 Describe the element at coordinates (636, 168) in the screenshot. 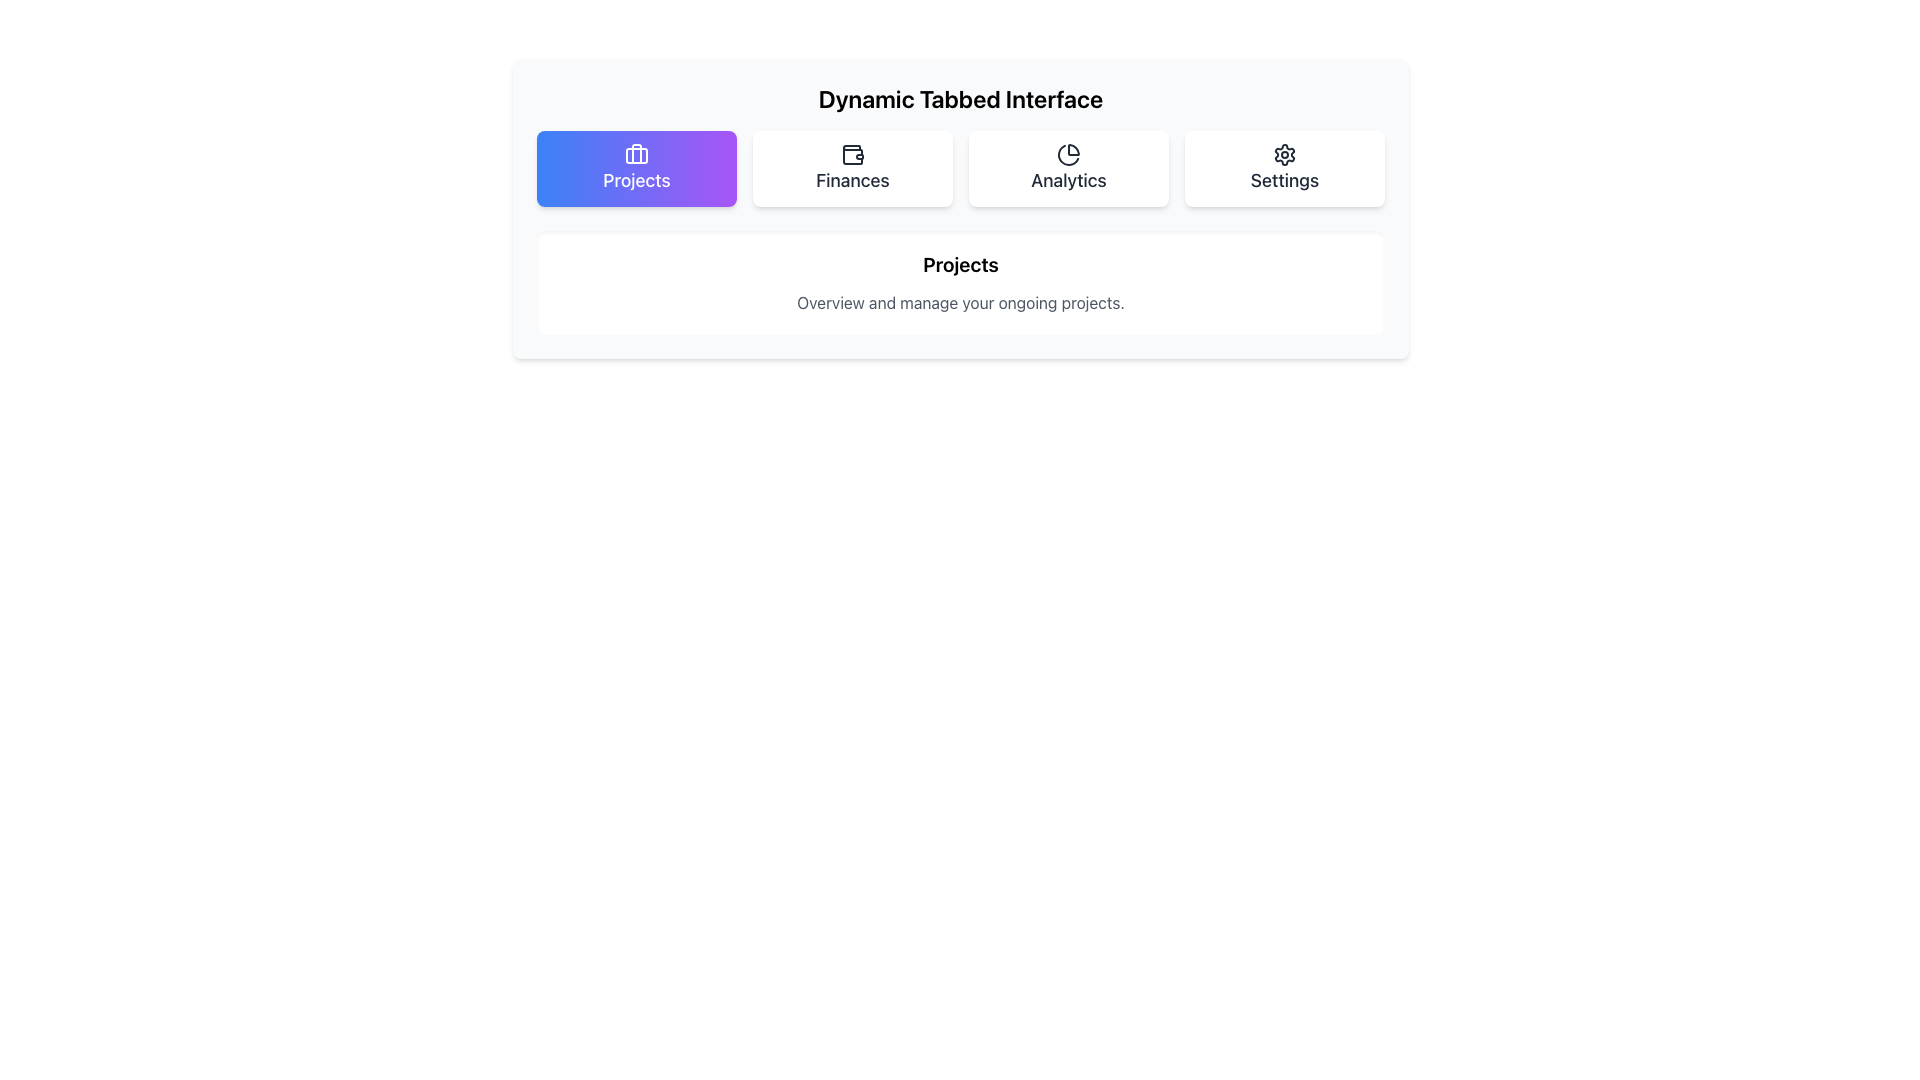

I see `the 'Projects' tab button in the Dynamic Tabbed Interface for keyboard navigation` at that location.